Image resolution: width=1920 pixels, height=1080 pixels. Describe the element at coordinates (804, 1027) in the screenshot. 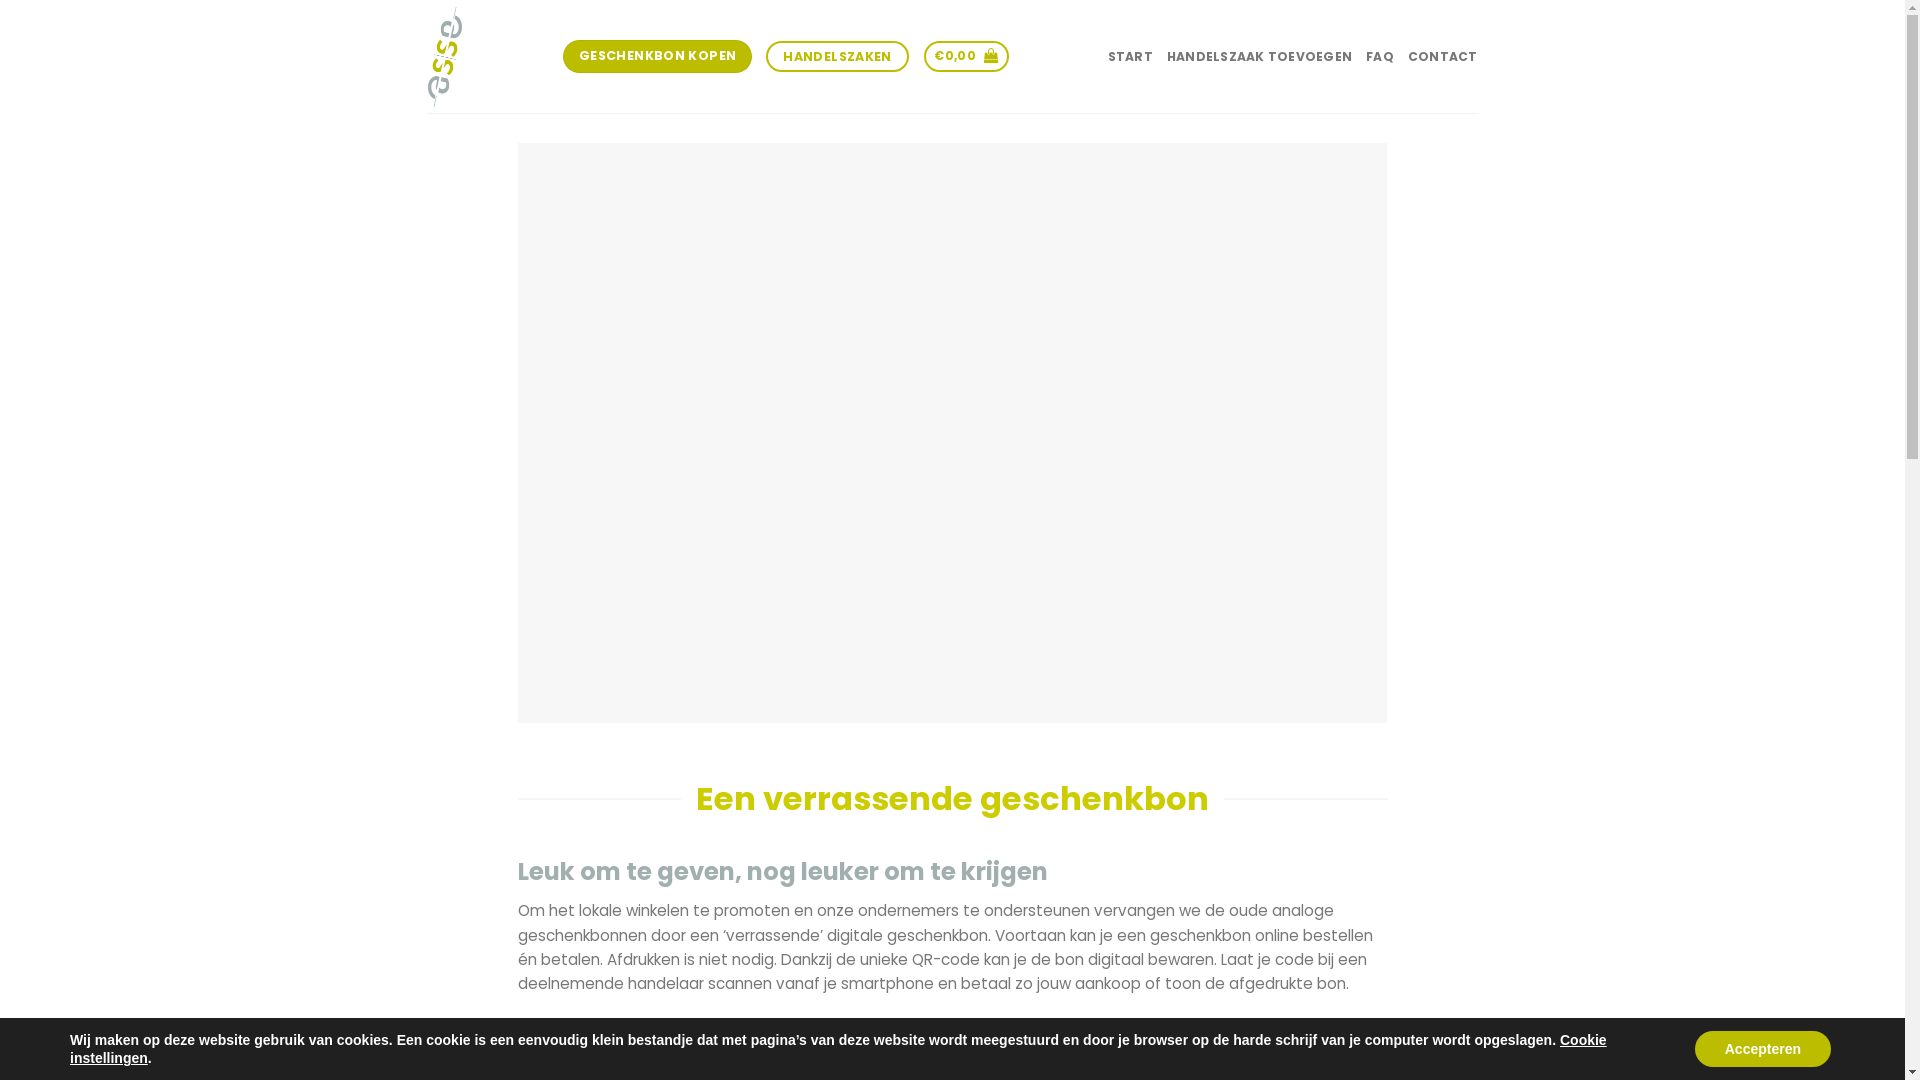

I see `'in de shop'` at that location.